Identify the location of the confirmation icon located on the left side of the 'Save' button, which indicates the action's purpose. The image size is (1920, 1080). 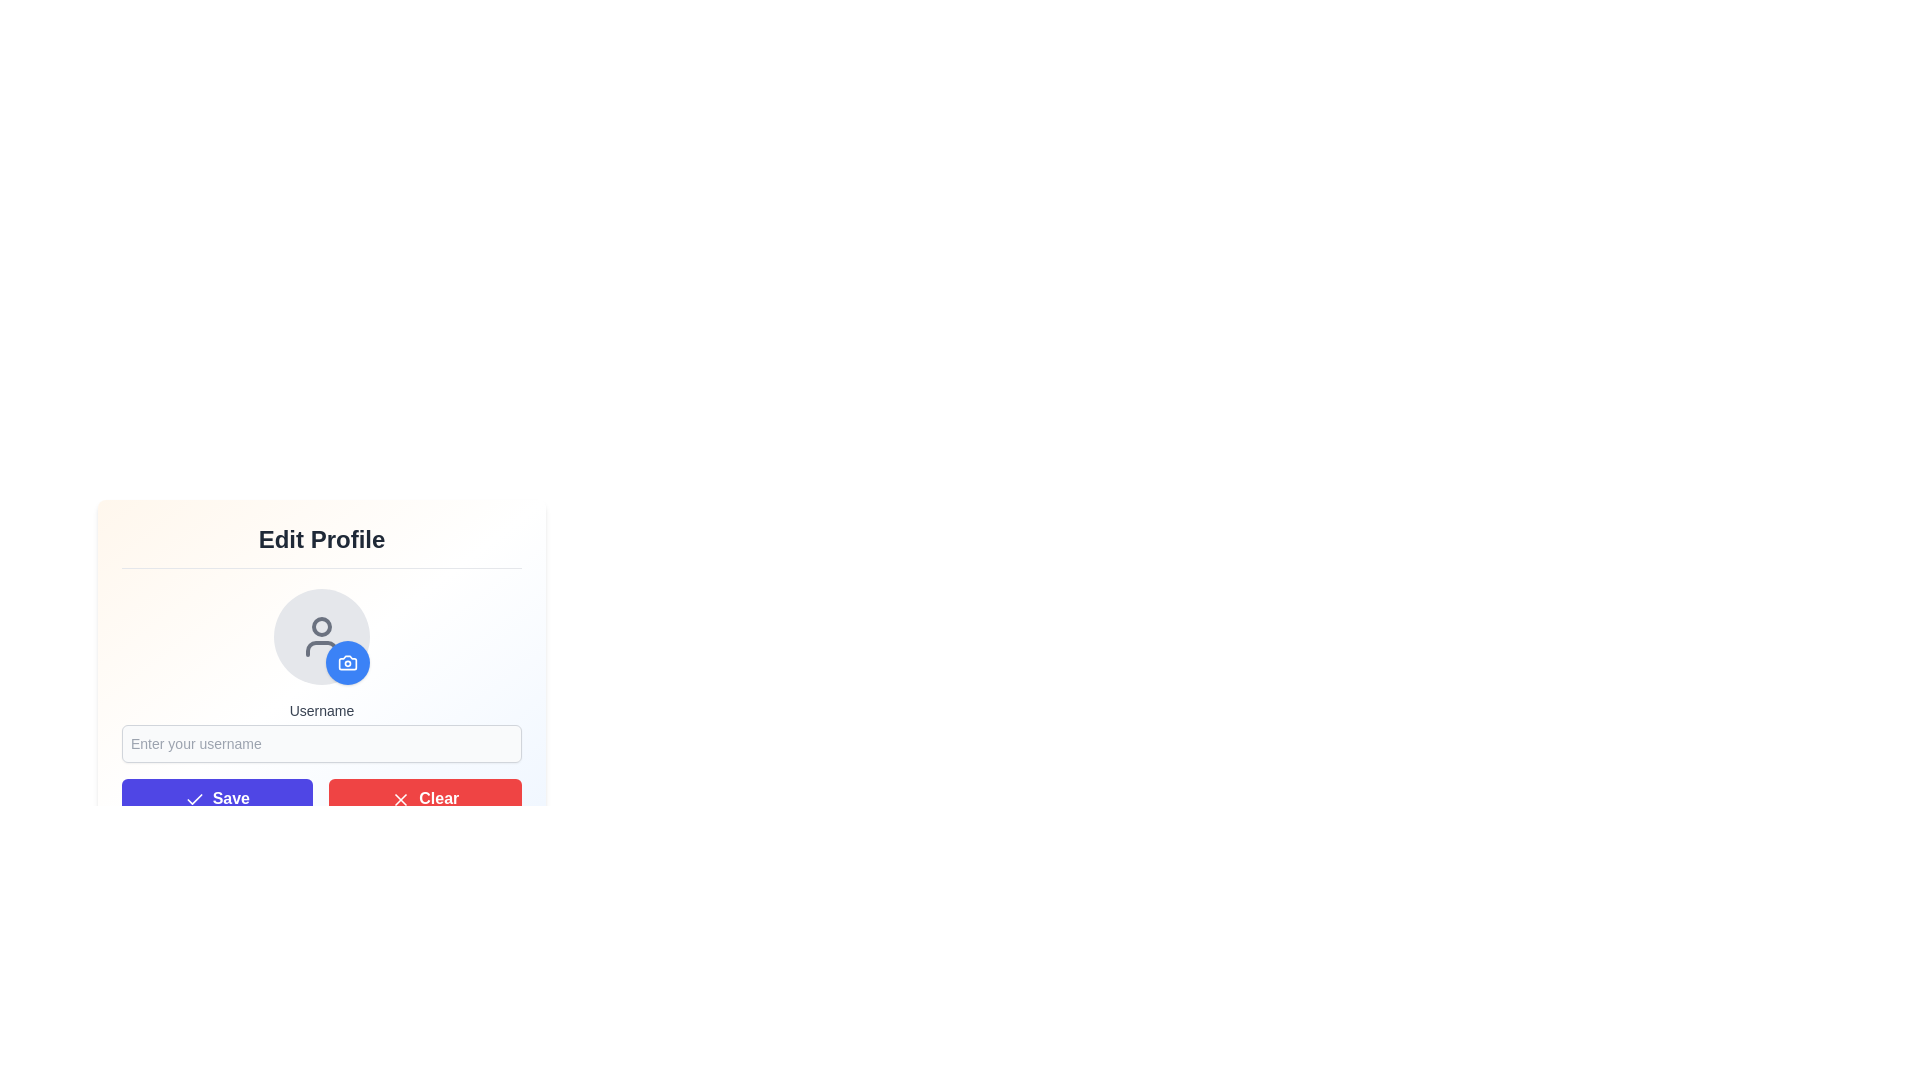
(194, 798).